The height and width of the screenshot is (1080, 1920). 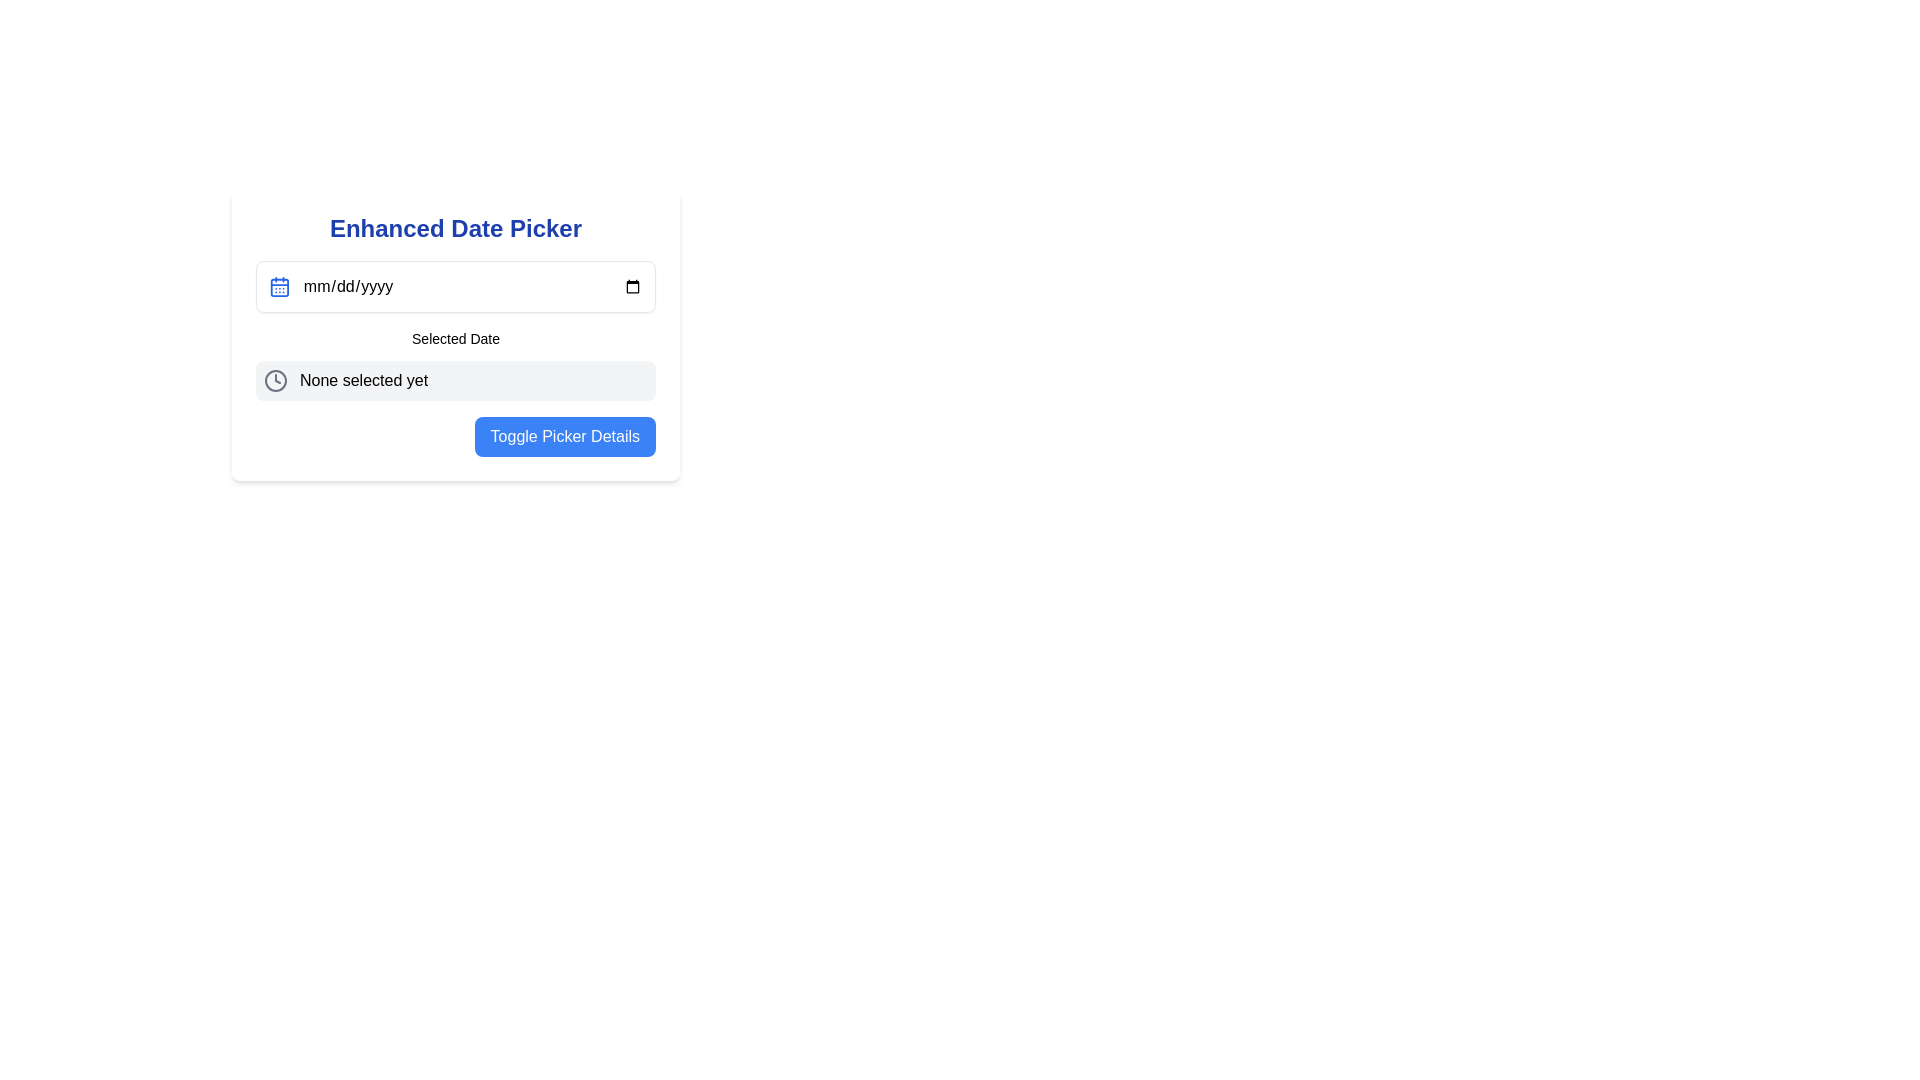 I want to click on bold, large-sized blue text labeled 'Enhanced Date Picker' located at the top of the date picker interface, so click(x=455, y=227).